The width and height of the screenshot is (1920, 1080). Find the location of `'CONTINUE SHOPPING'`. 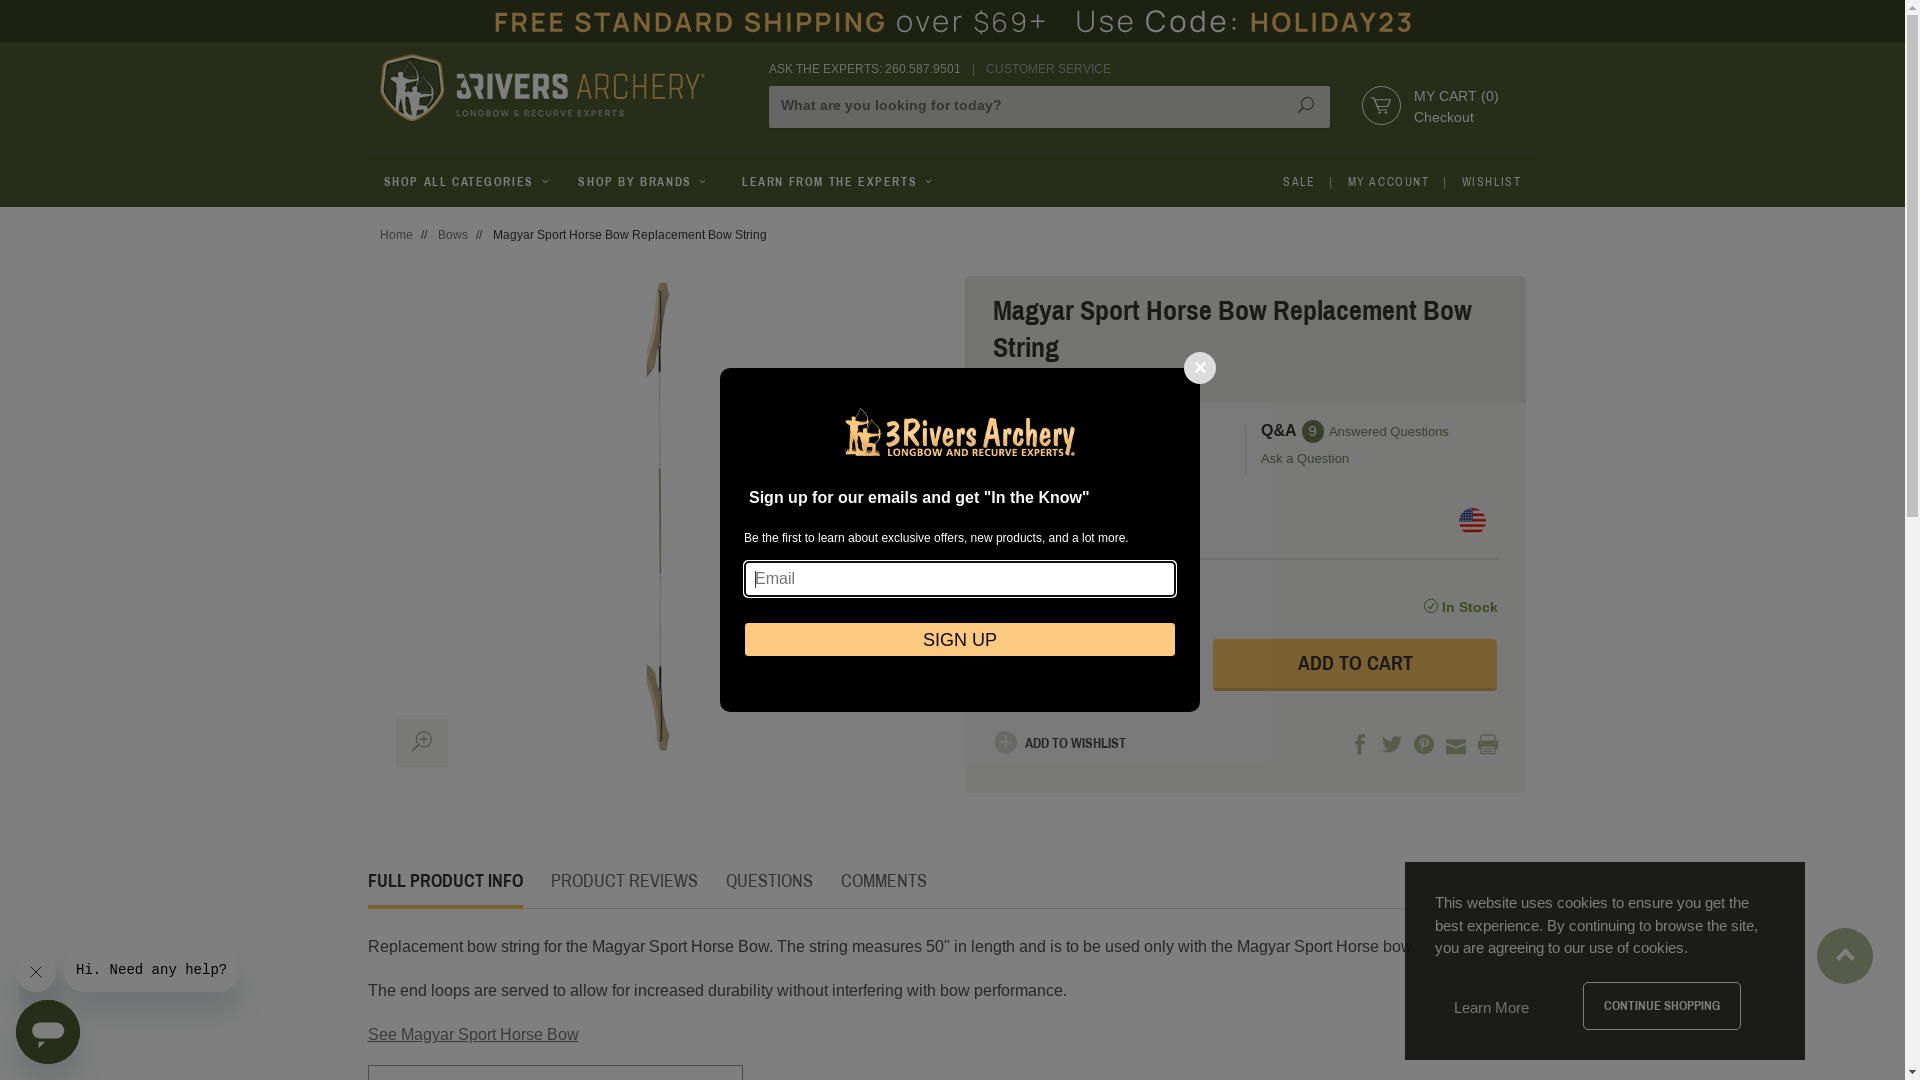

'CONTINUE SHOPPING' is located at coordinates (1661, 1006).